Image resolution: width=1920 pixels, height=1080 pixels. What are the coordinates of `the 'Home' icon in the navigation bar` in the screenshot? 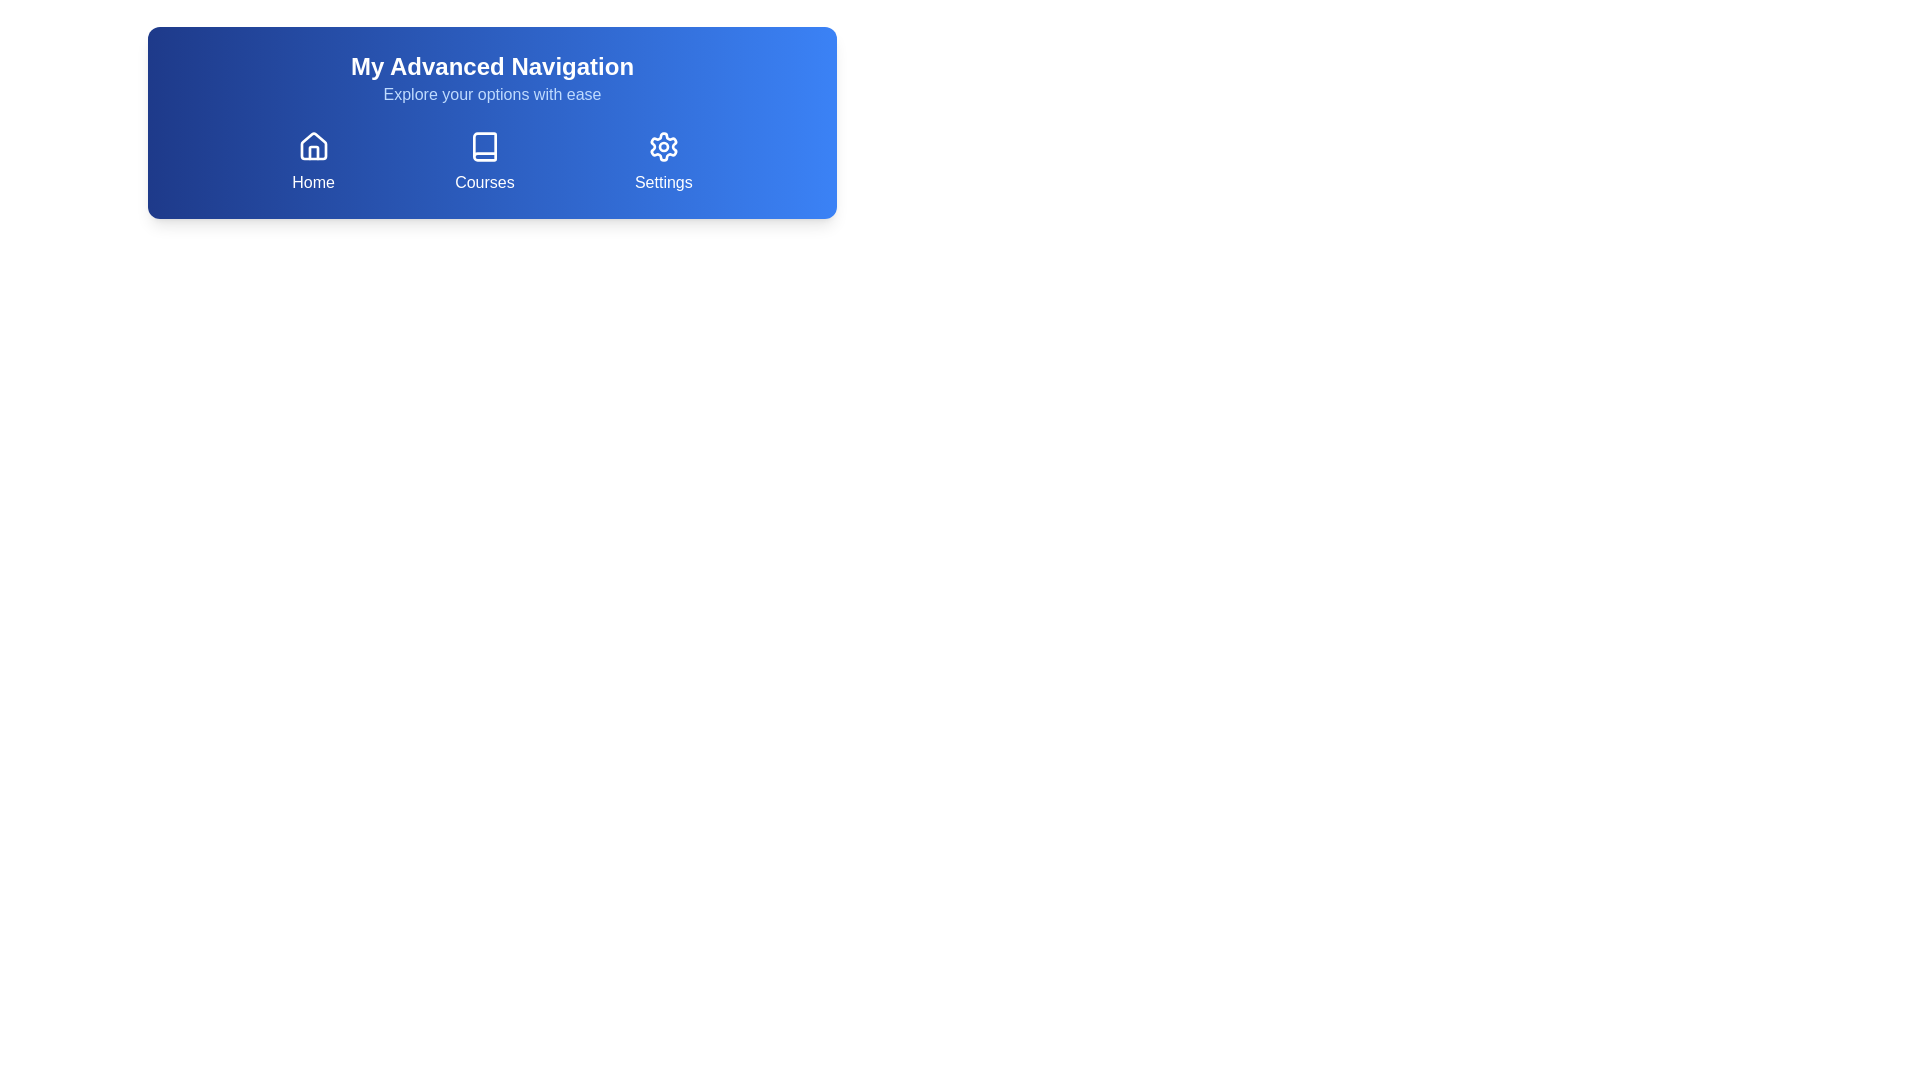 It's located at (312, 145).